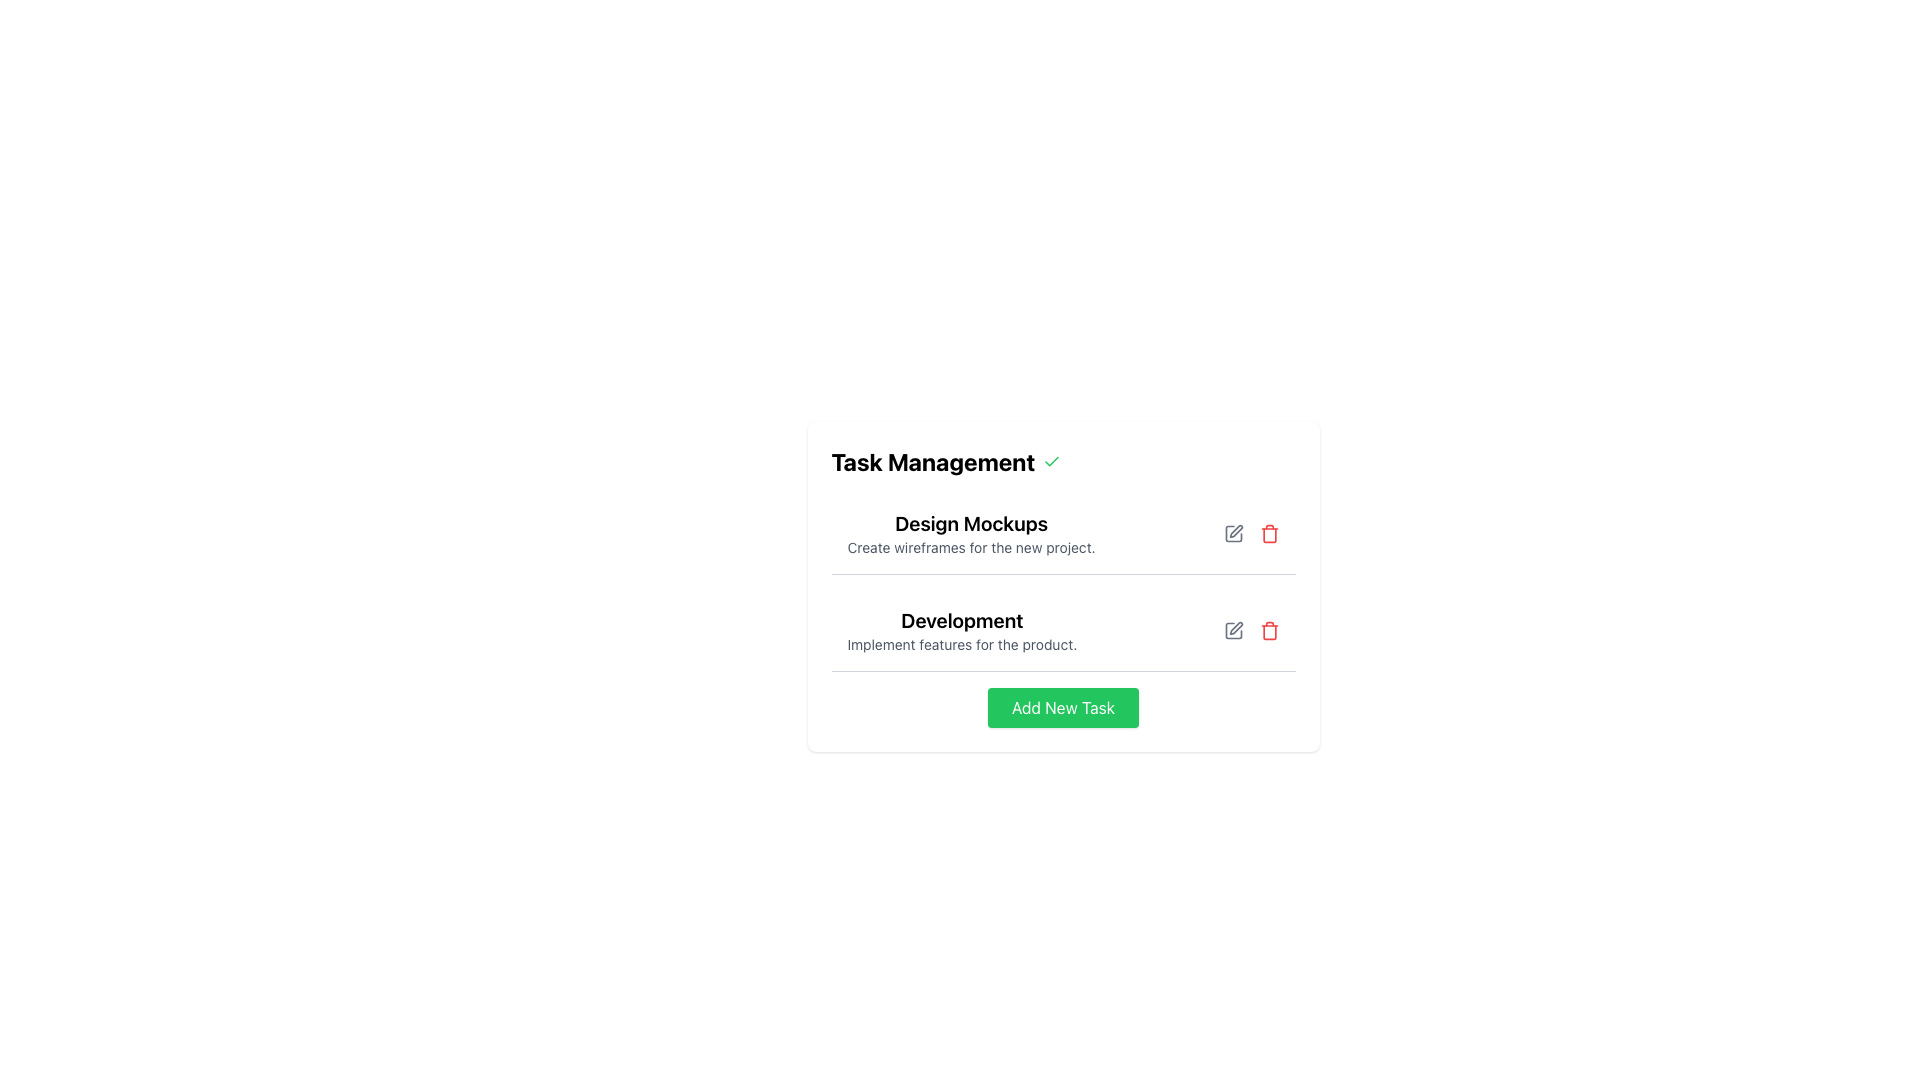  What do you see at coordinates (971, 547) in the screenshot?
I see `the text element displaying 'Create wireframes for the new project.' which is located below the title 'Design Mockups.'` at bounding box center [971, 547].